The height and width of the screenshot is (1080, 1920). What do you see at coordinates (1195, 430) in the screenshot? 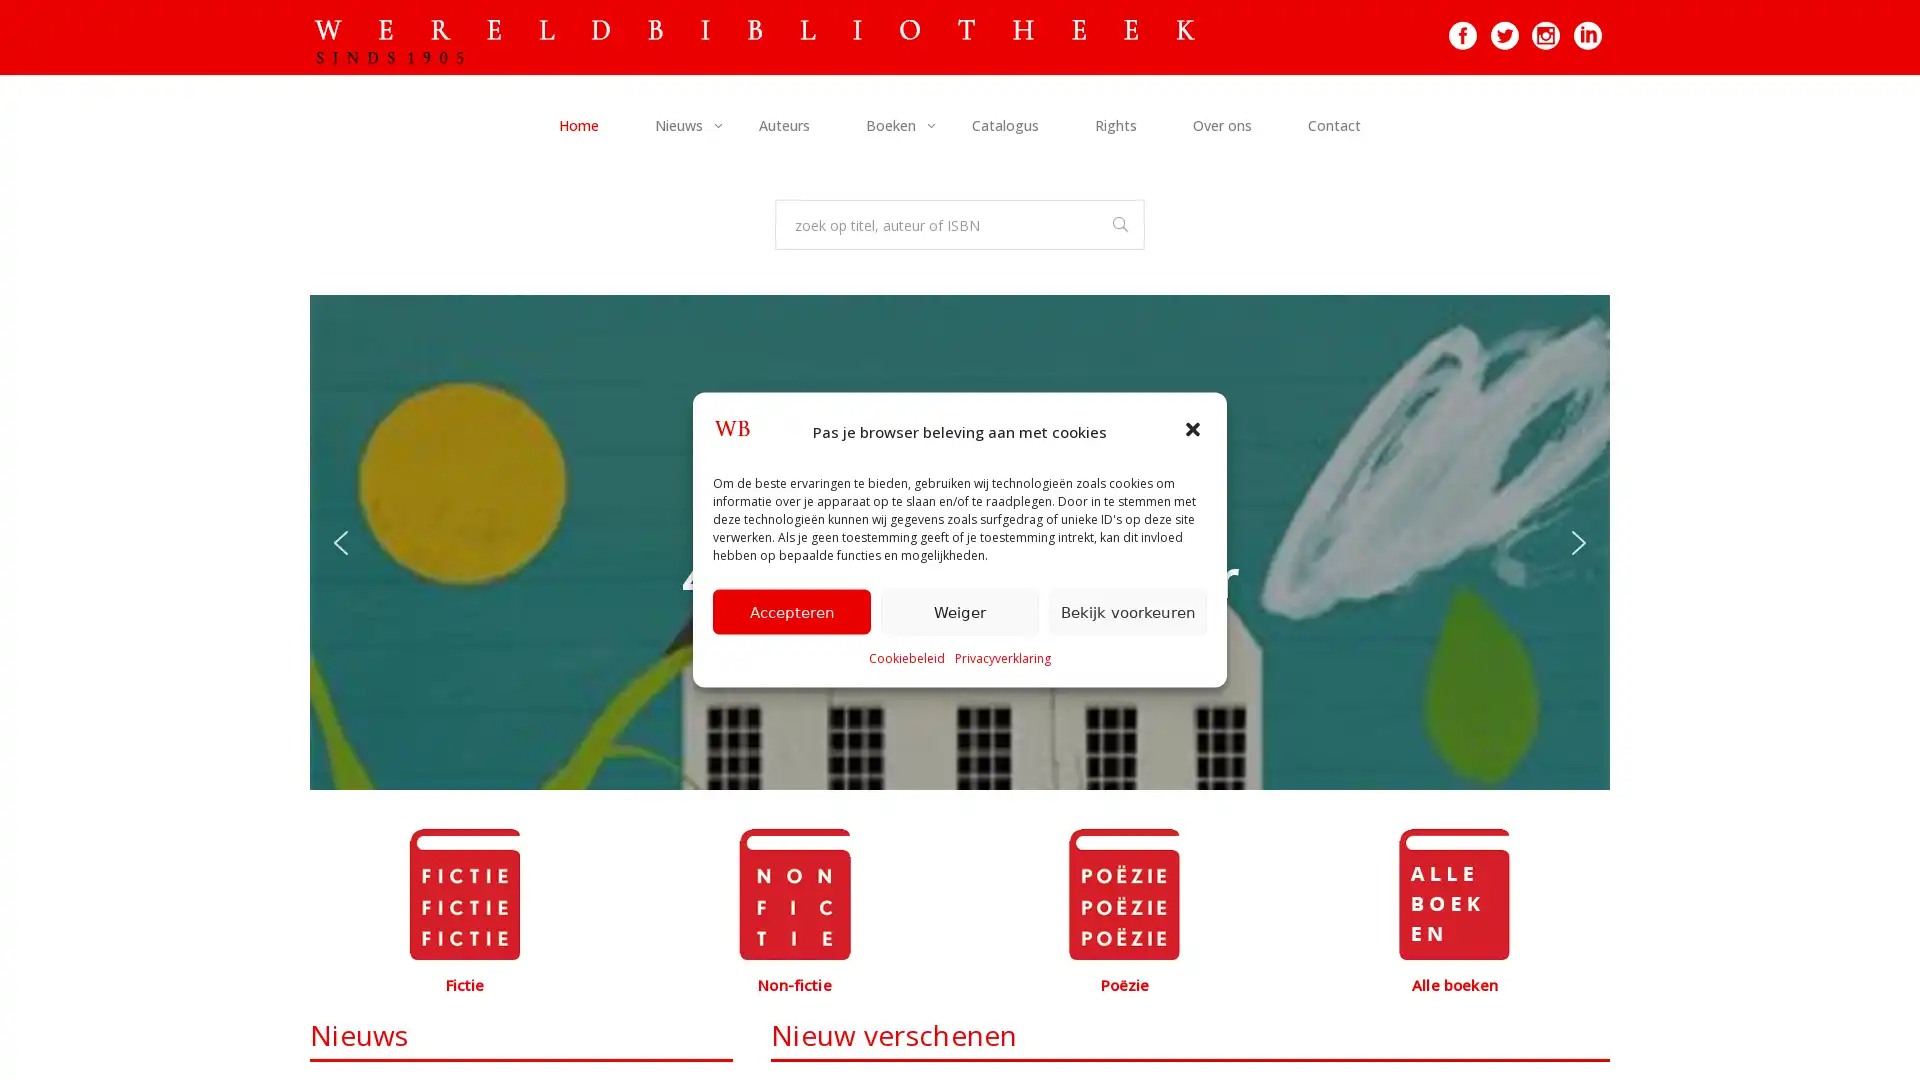
I see `close-dialog` at bounding box center [1195, 430].